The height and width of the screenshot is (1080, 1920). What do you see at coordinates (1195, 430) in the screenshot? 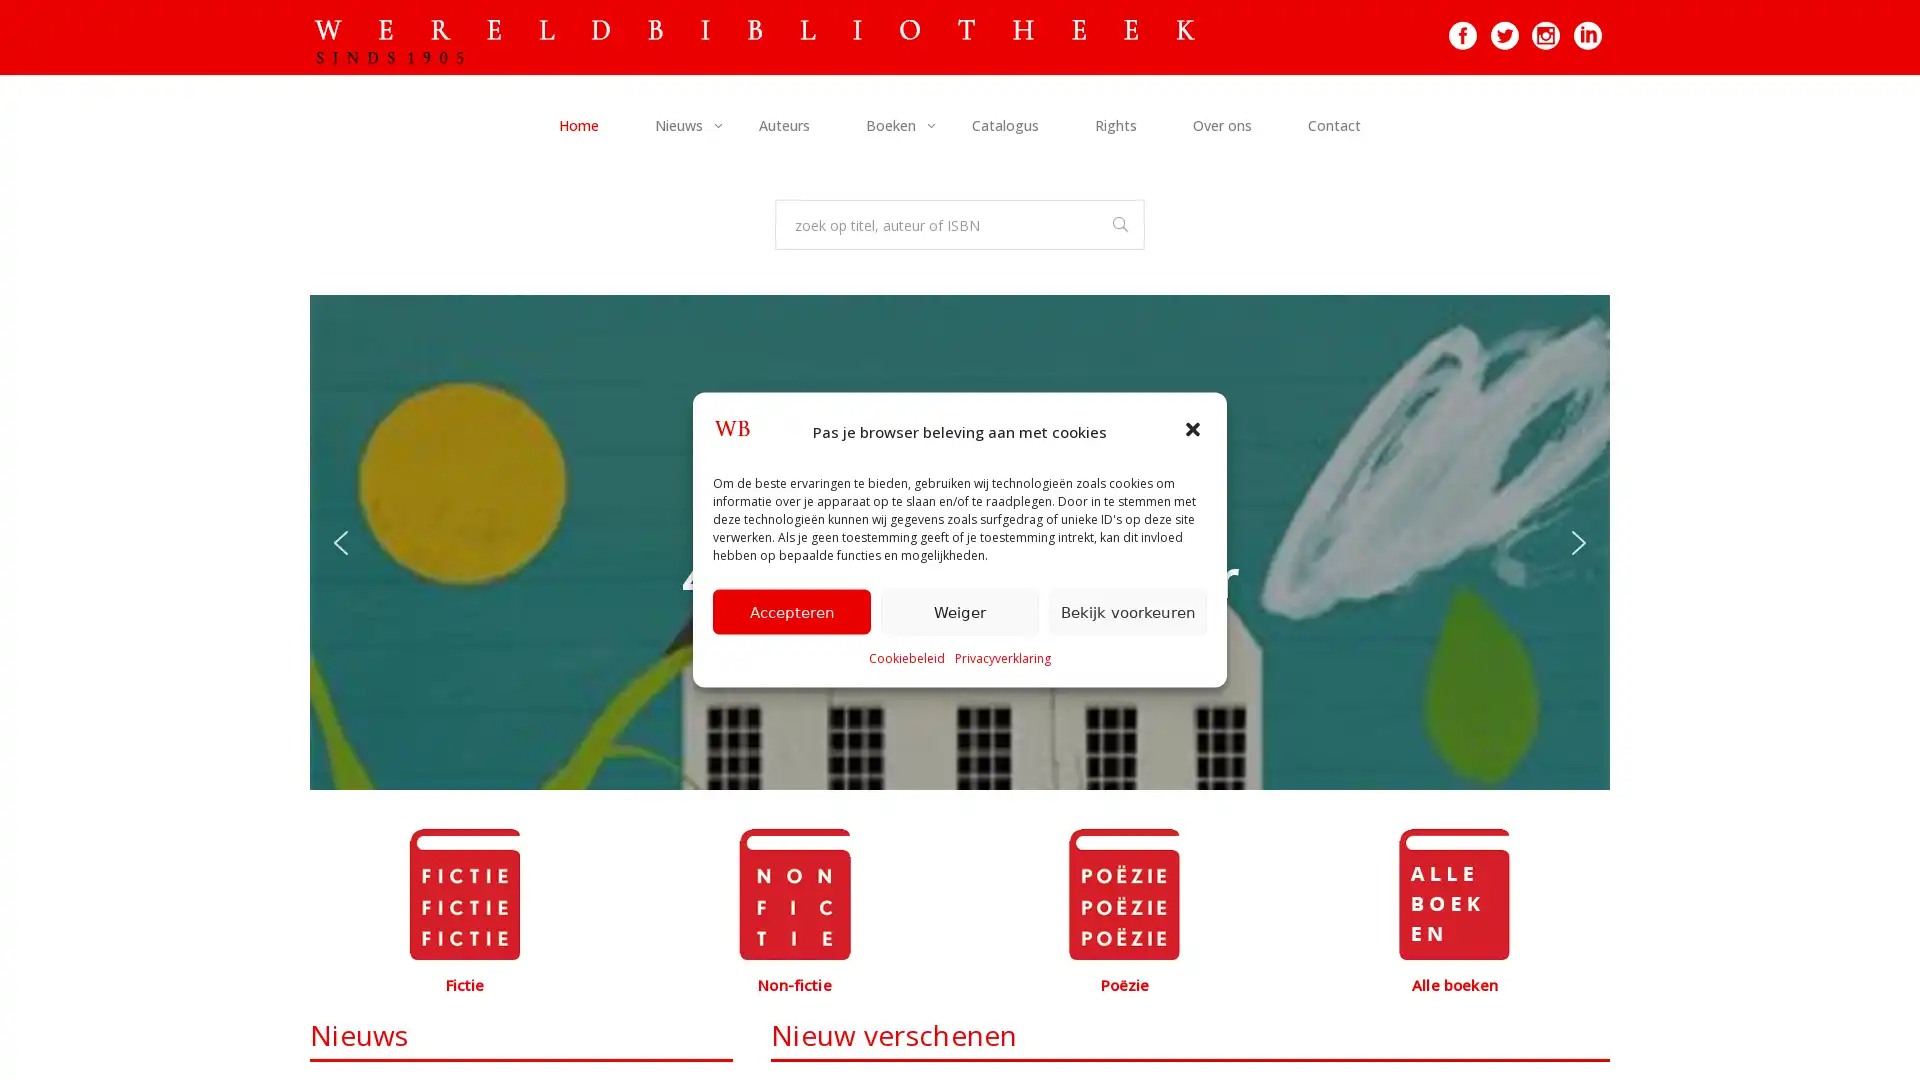
I see `close-dialog` at bounding box center [1195, 430].